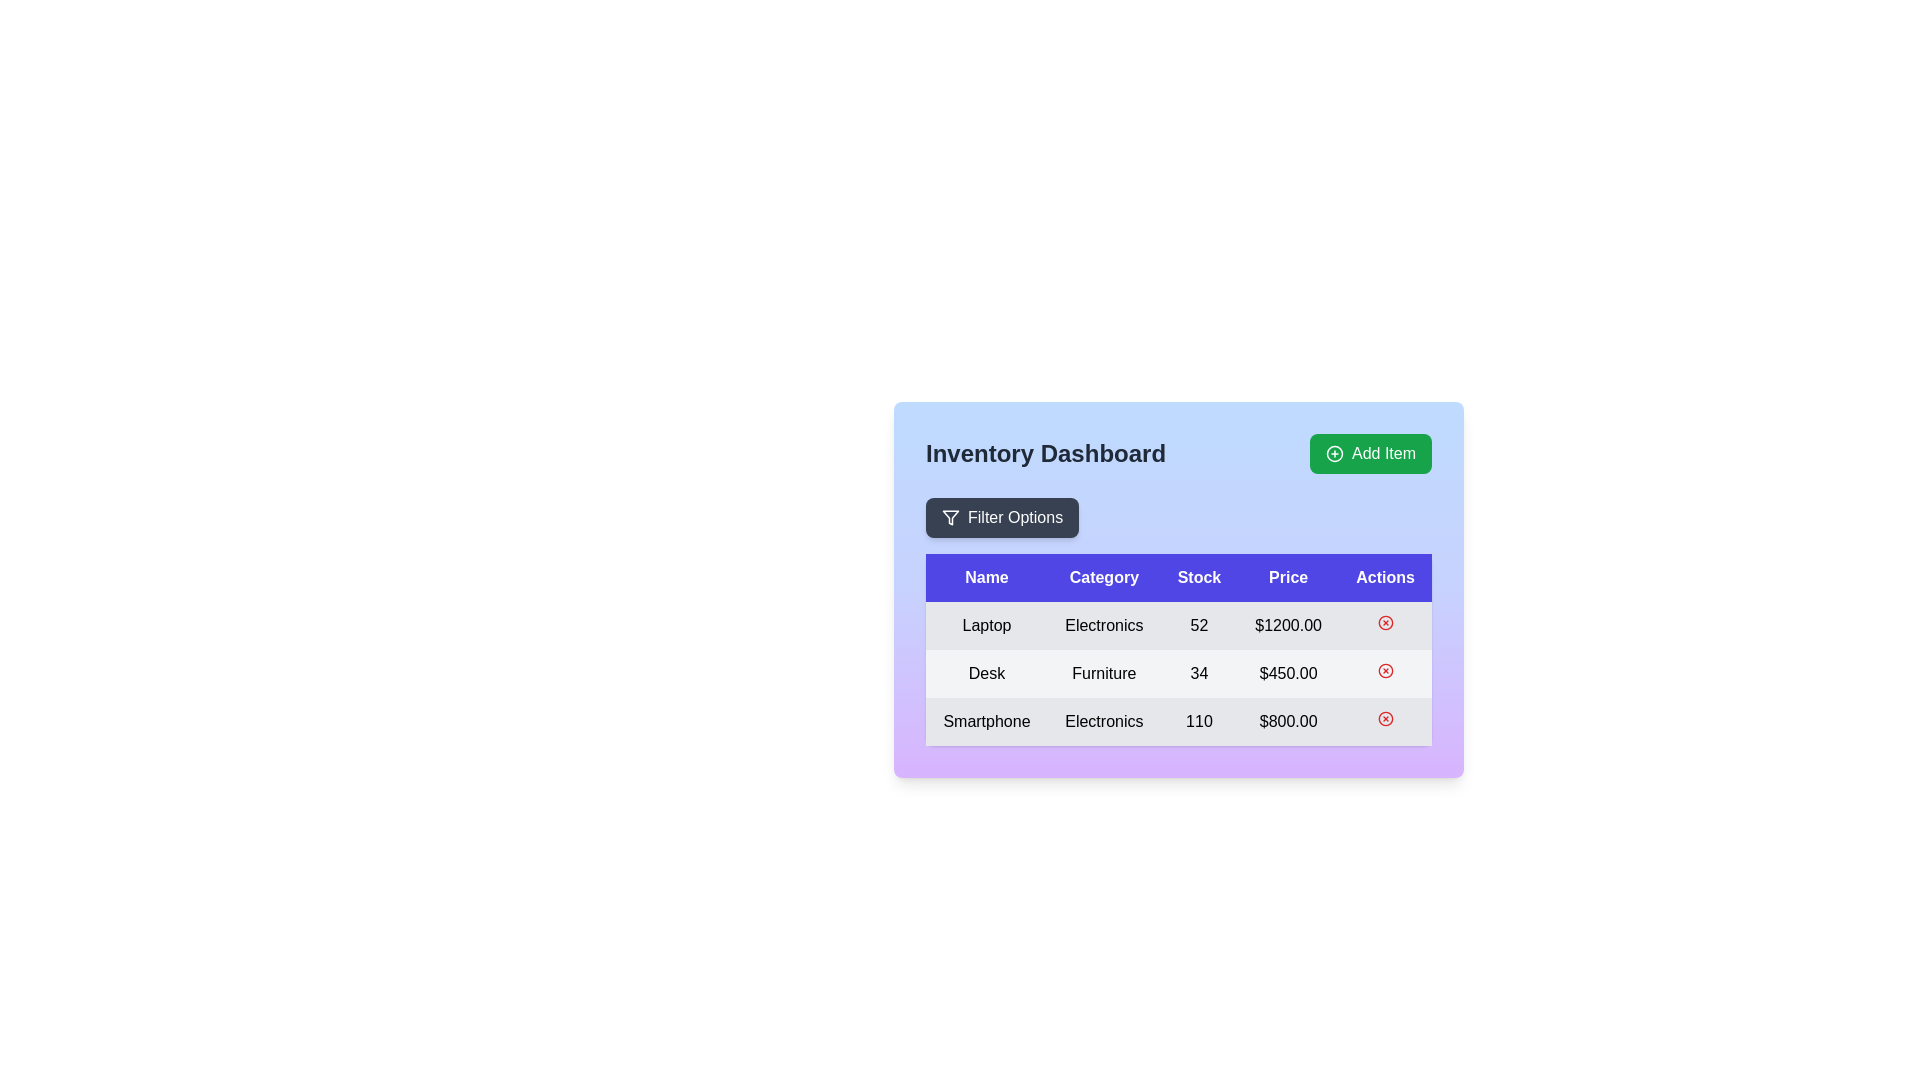  Describe the element at coordinates (1179, 624) in the screenshot. I see `the first table row representing the product listing for 'Laptop' in the inventory dashboard` at that location.